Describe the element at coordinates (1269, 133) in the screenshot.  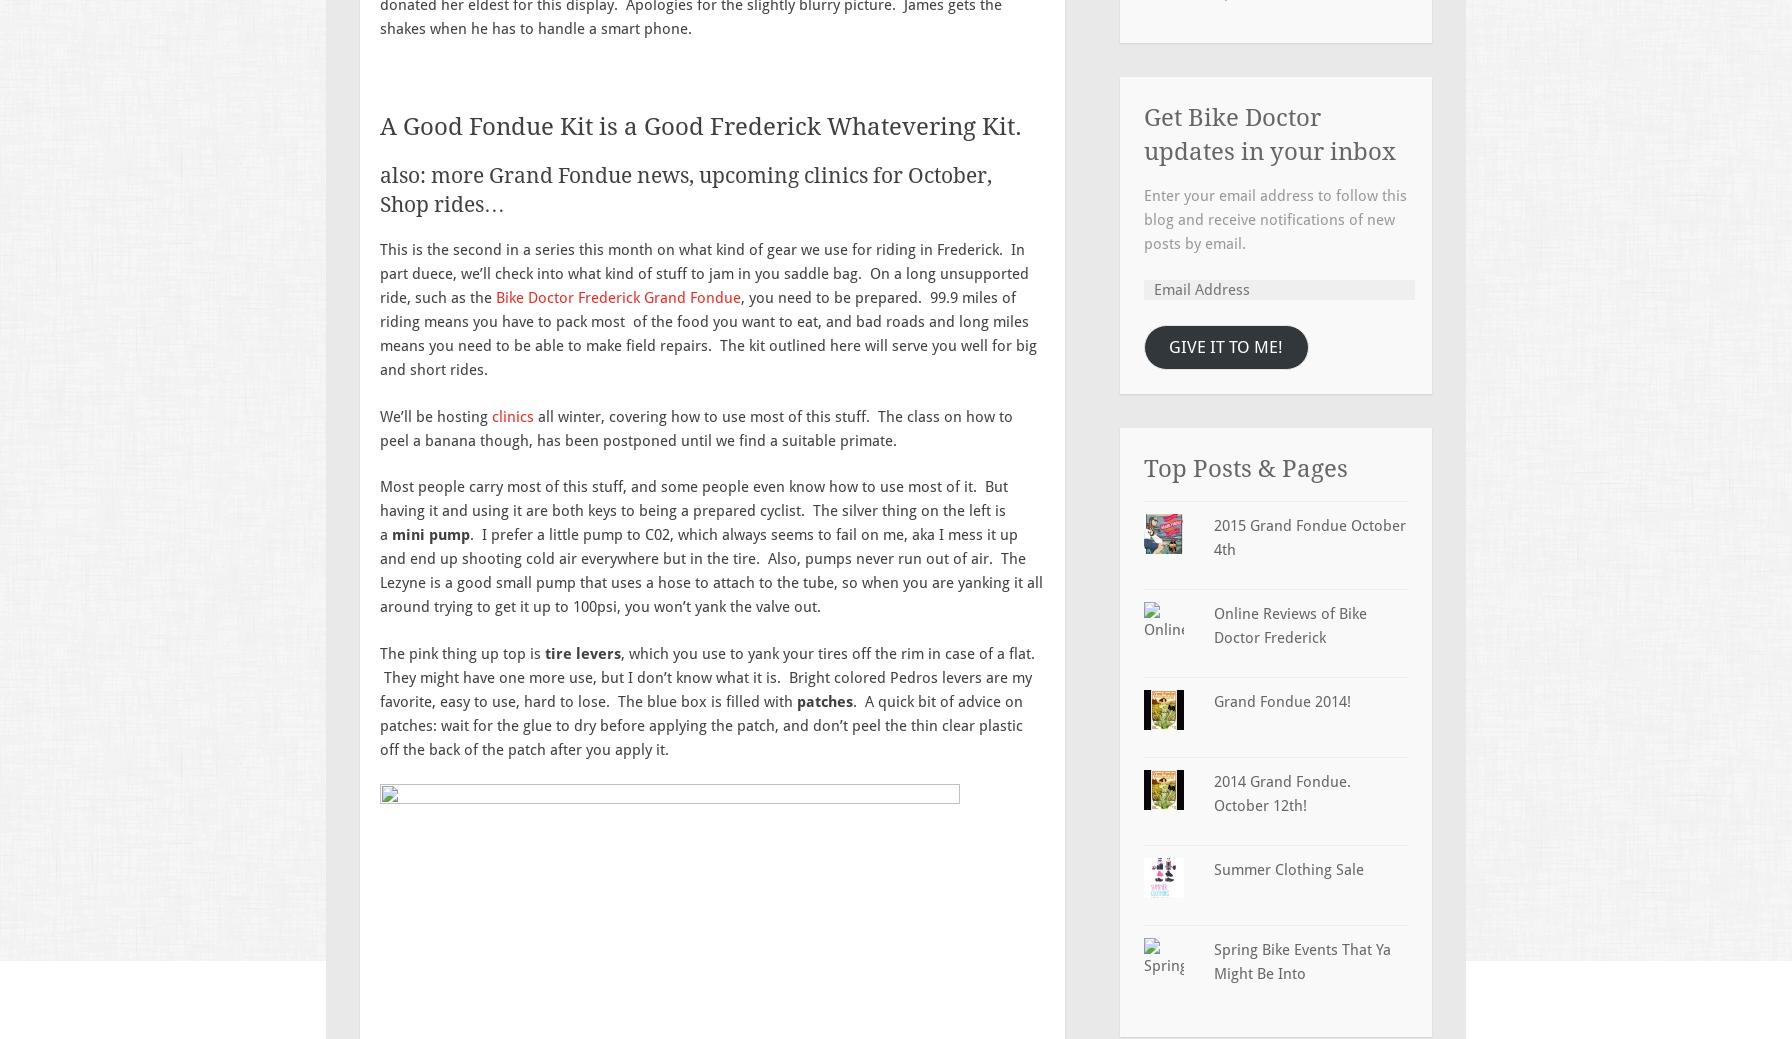
I see `'Get Bike Doctor updates in your inbox'` at that location.